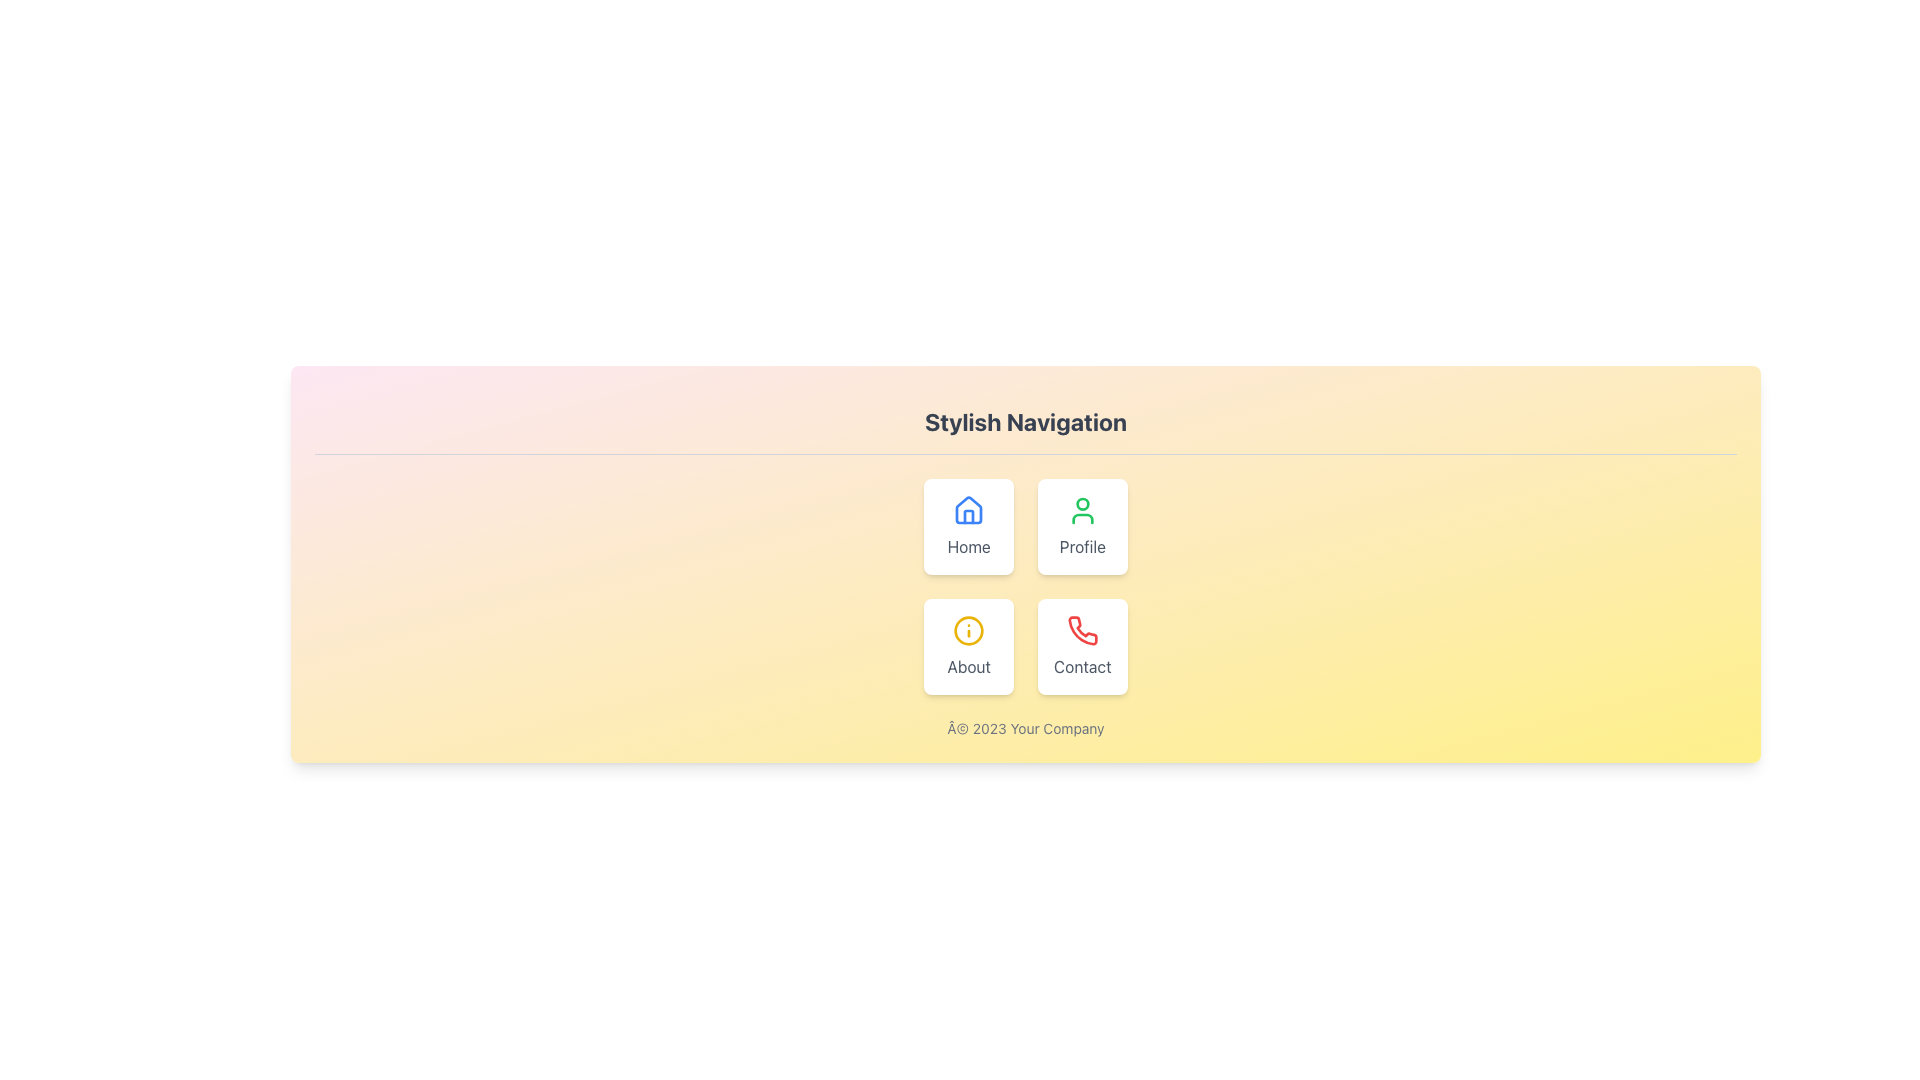 The image size is (1920, 1080). I want to click on the house icon representing the 'Home' button, which is styled with a blue color and located in the top-left cell beneath the title 'Stylish Navigation', so click(969, 509).